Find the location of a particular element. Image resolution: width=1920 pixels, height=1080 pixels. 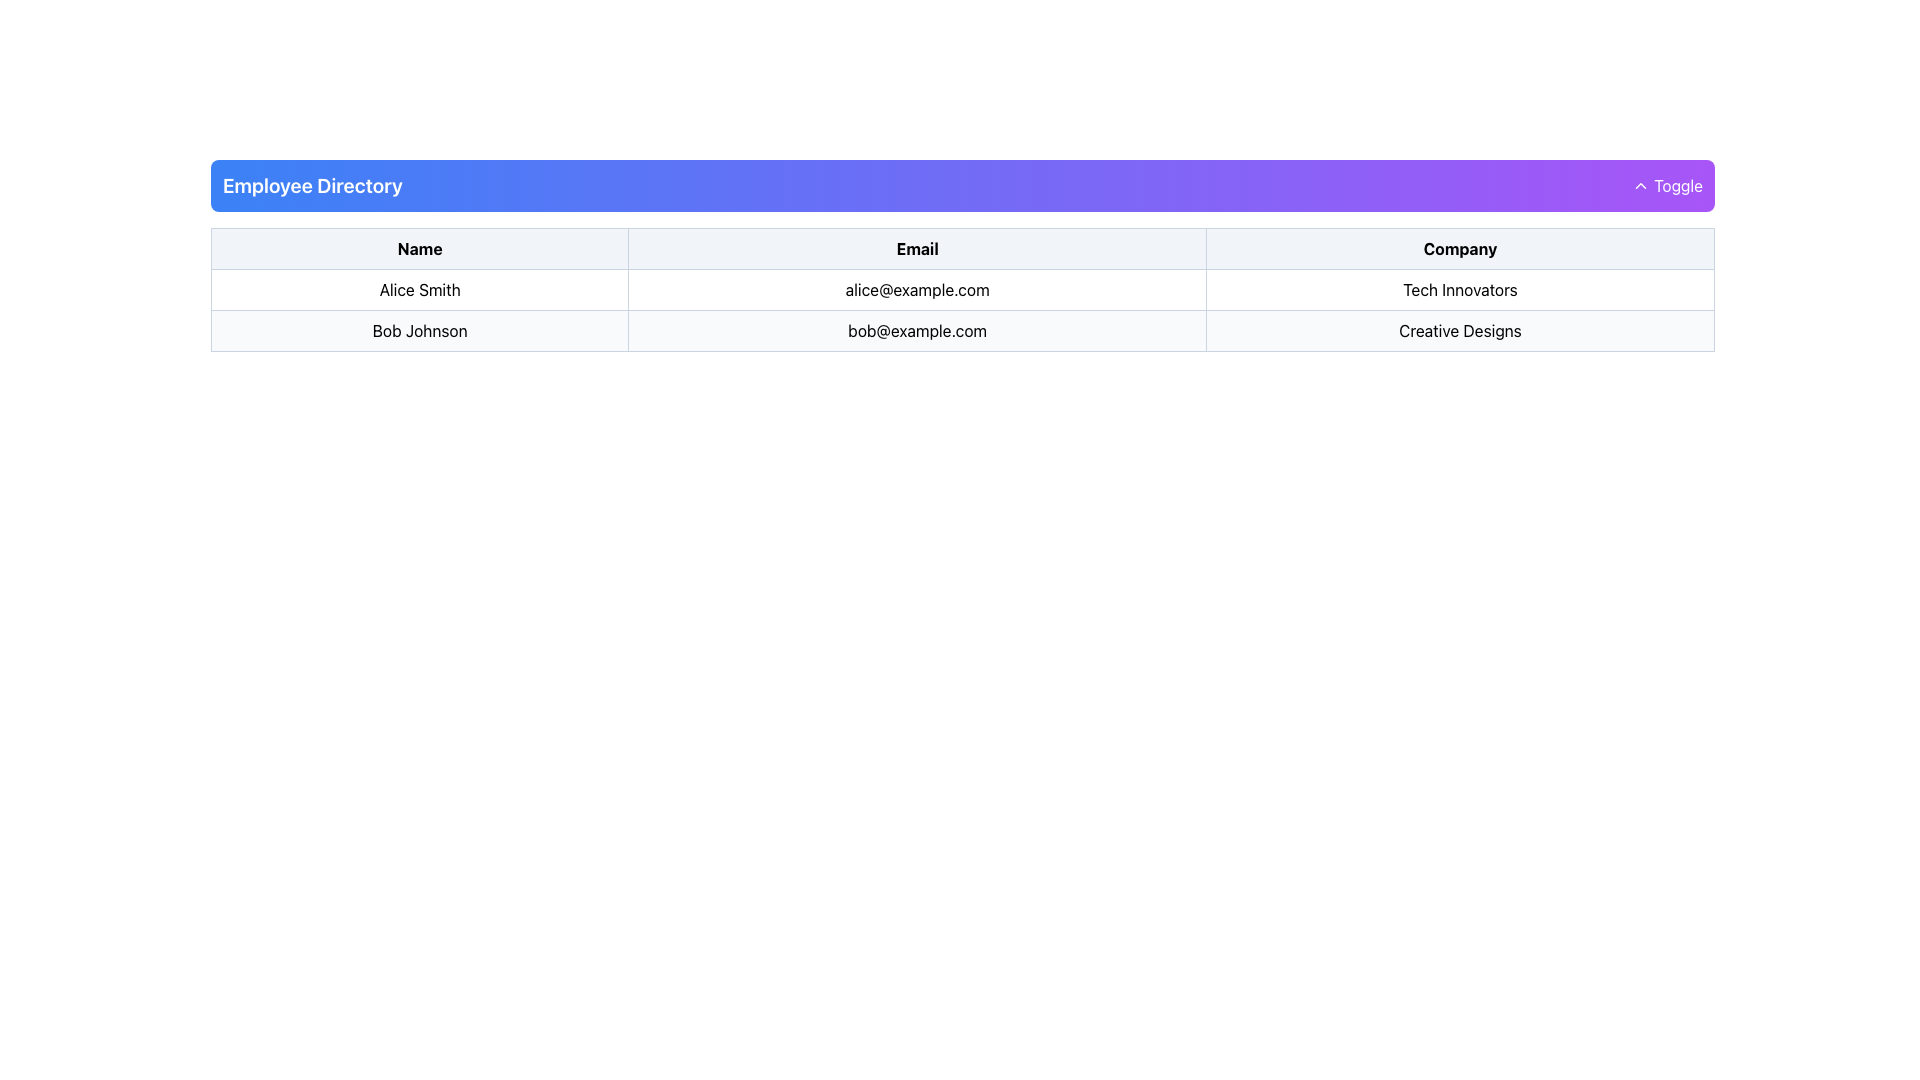

the table row displaying information about 'Bob Johnson', which is the second data row in the table under the headers 'Name', 'Email', and 'Company' is located at coordinates (963, 310).